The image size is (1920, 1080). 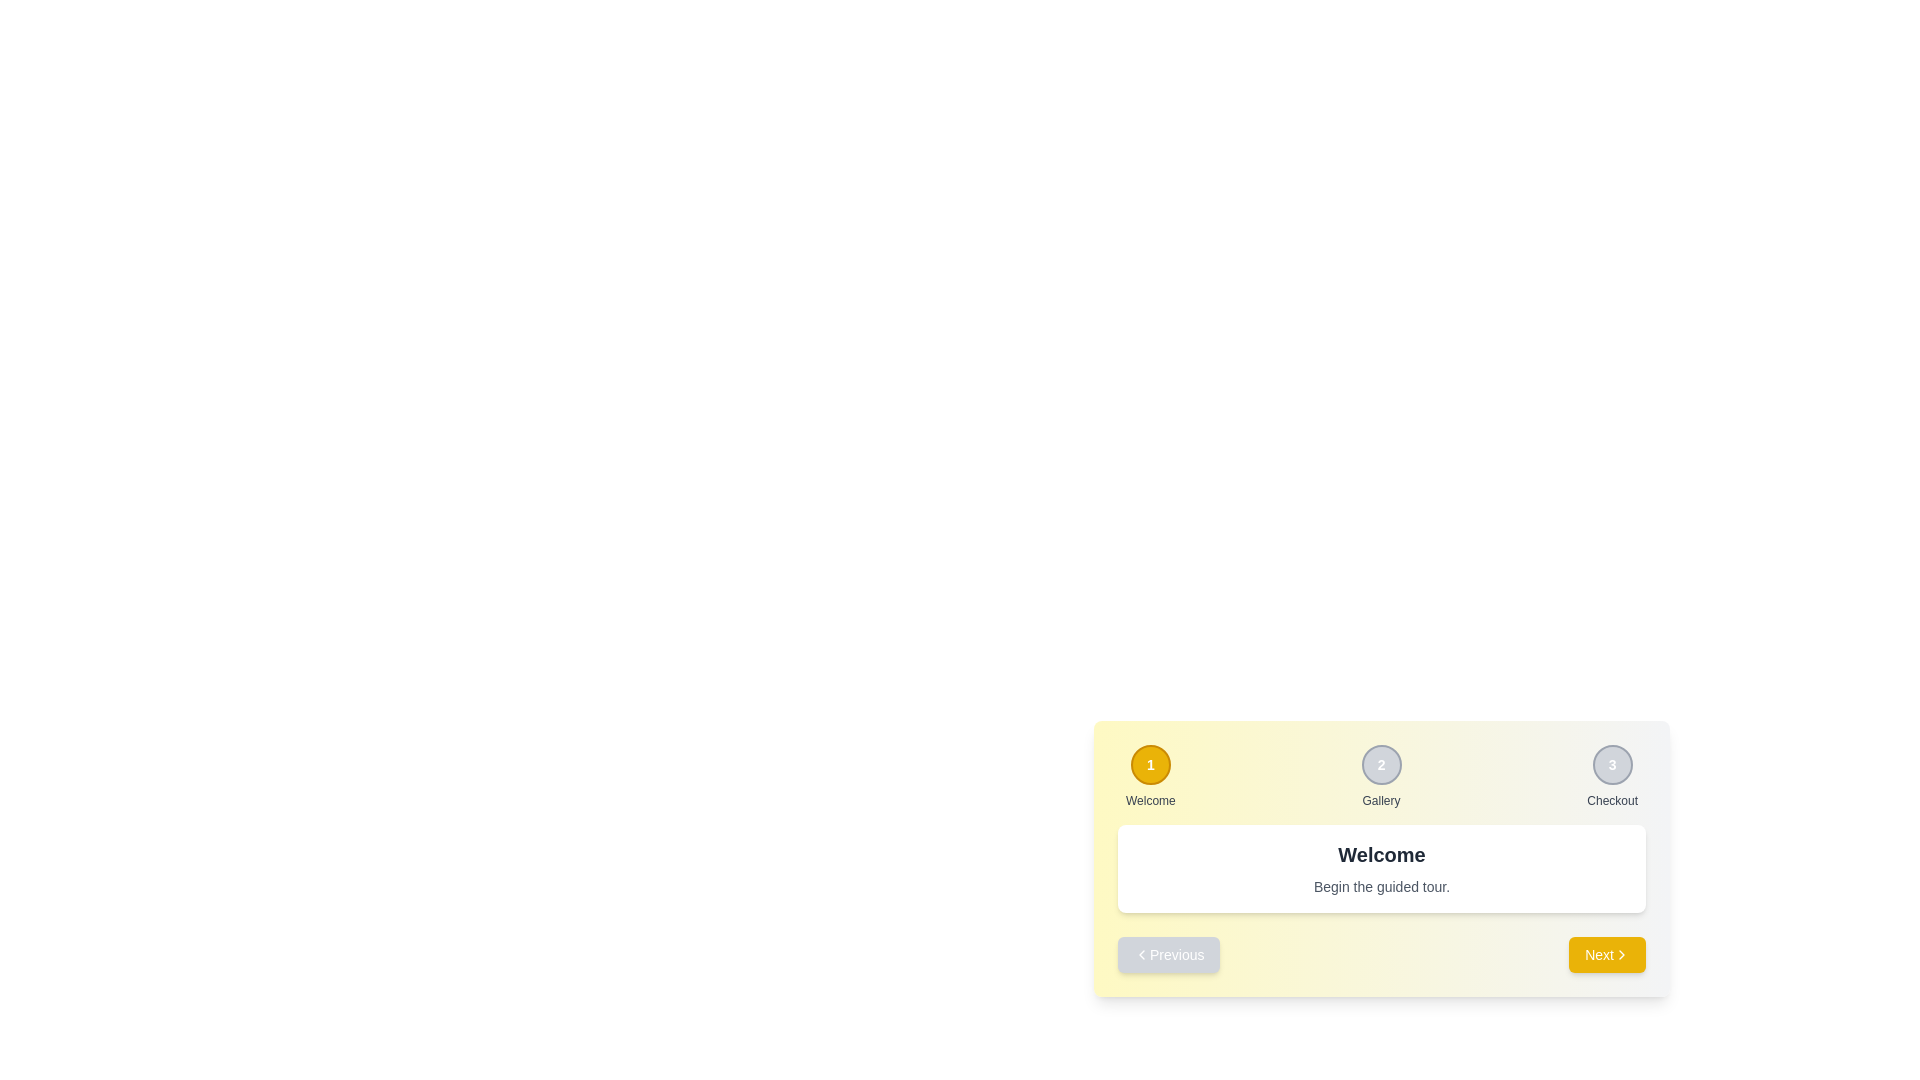 What do you see at coordinates (1381, 784) in the screenshot?
I see `the step indicator element labeled '2 Gallery'` at bounding box center [1381, 784].